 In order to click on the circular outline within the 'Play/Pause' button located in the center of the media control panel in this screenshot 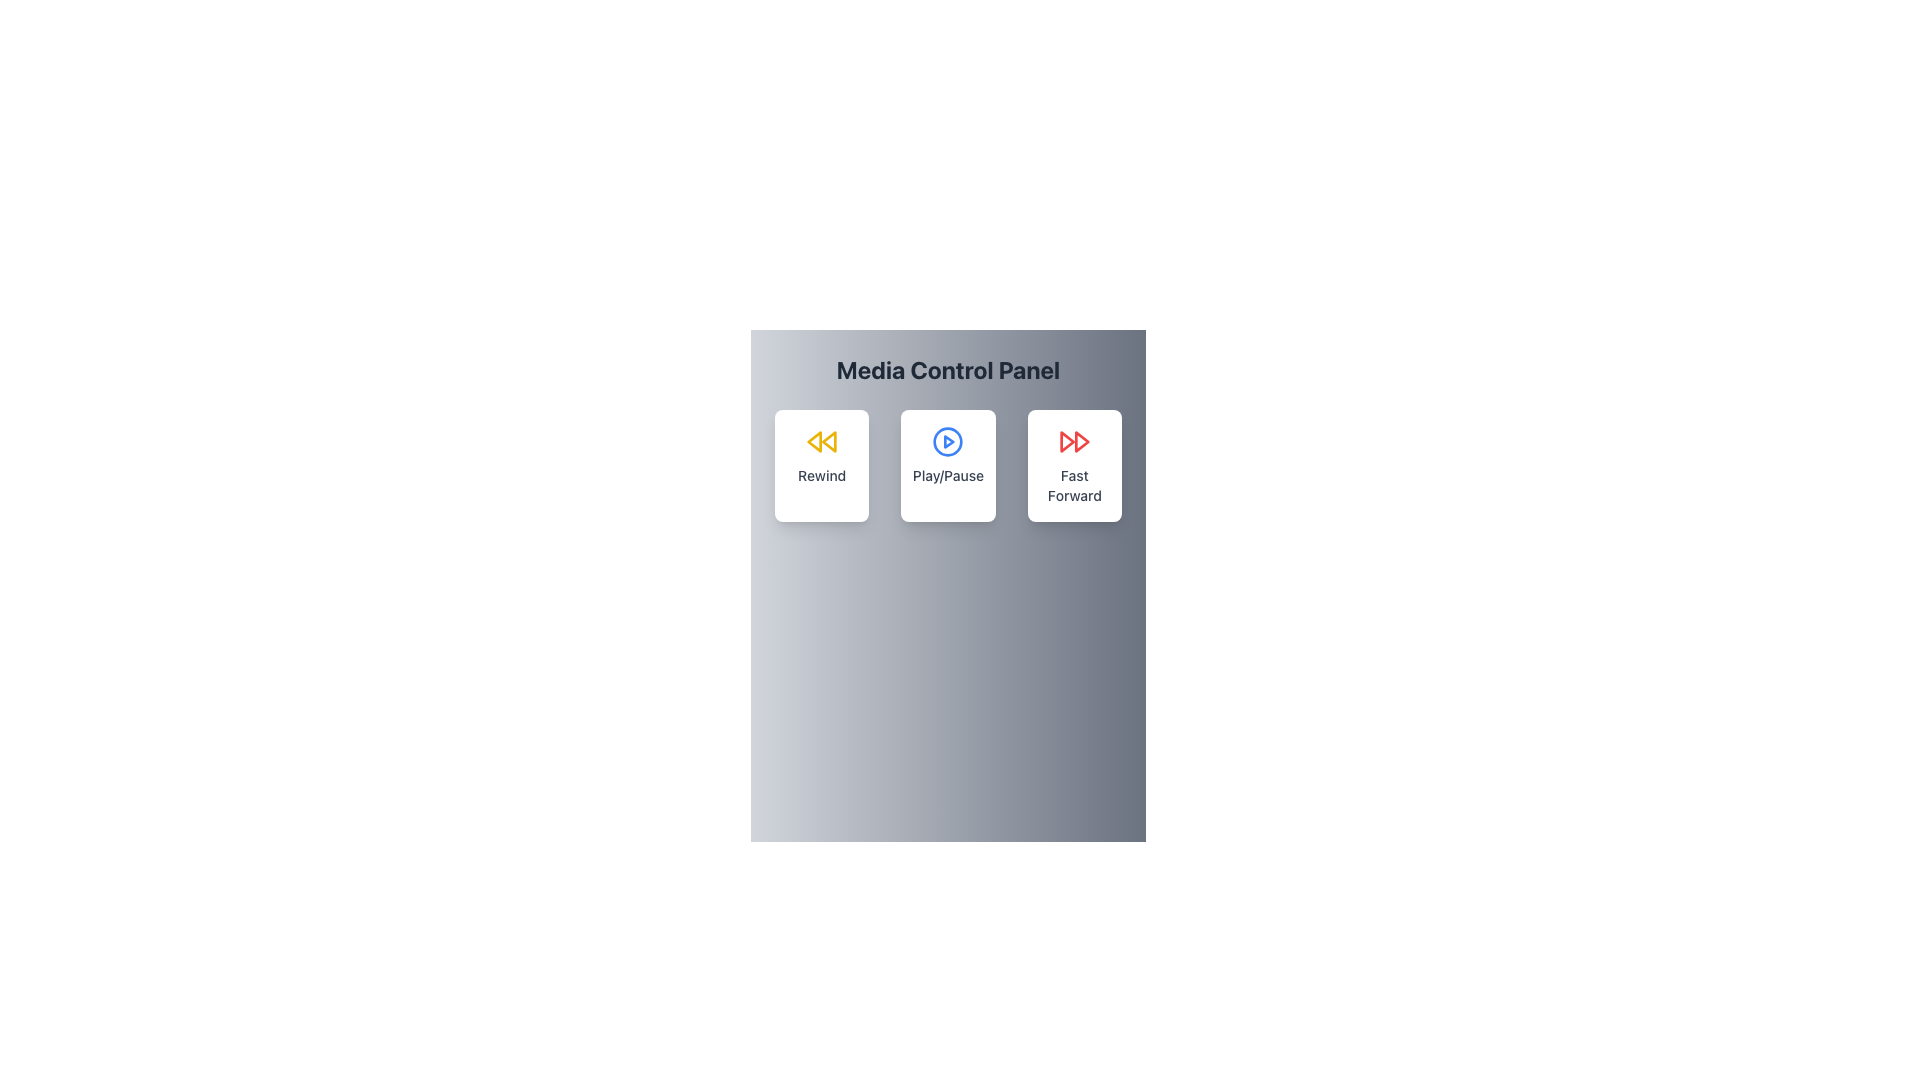, I will do `click(947, 441)`.